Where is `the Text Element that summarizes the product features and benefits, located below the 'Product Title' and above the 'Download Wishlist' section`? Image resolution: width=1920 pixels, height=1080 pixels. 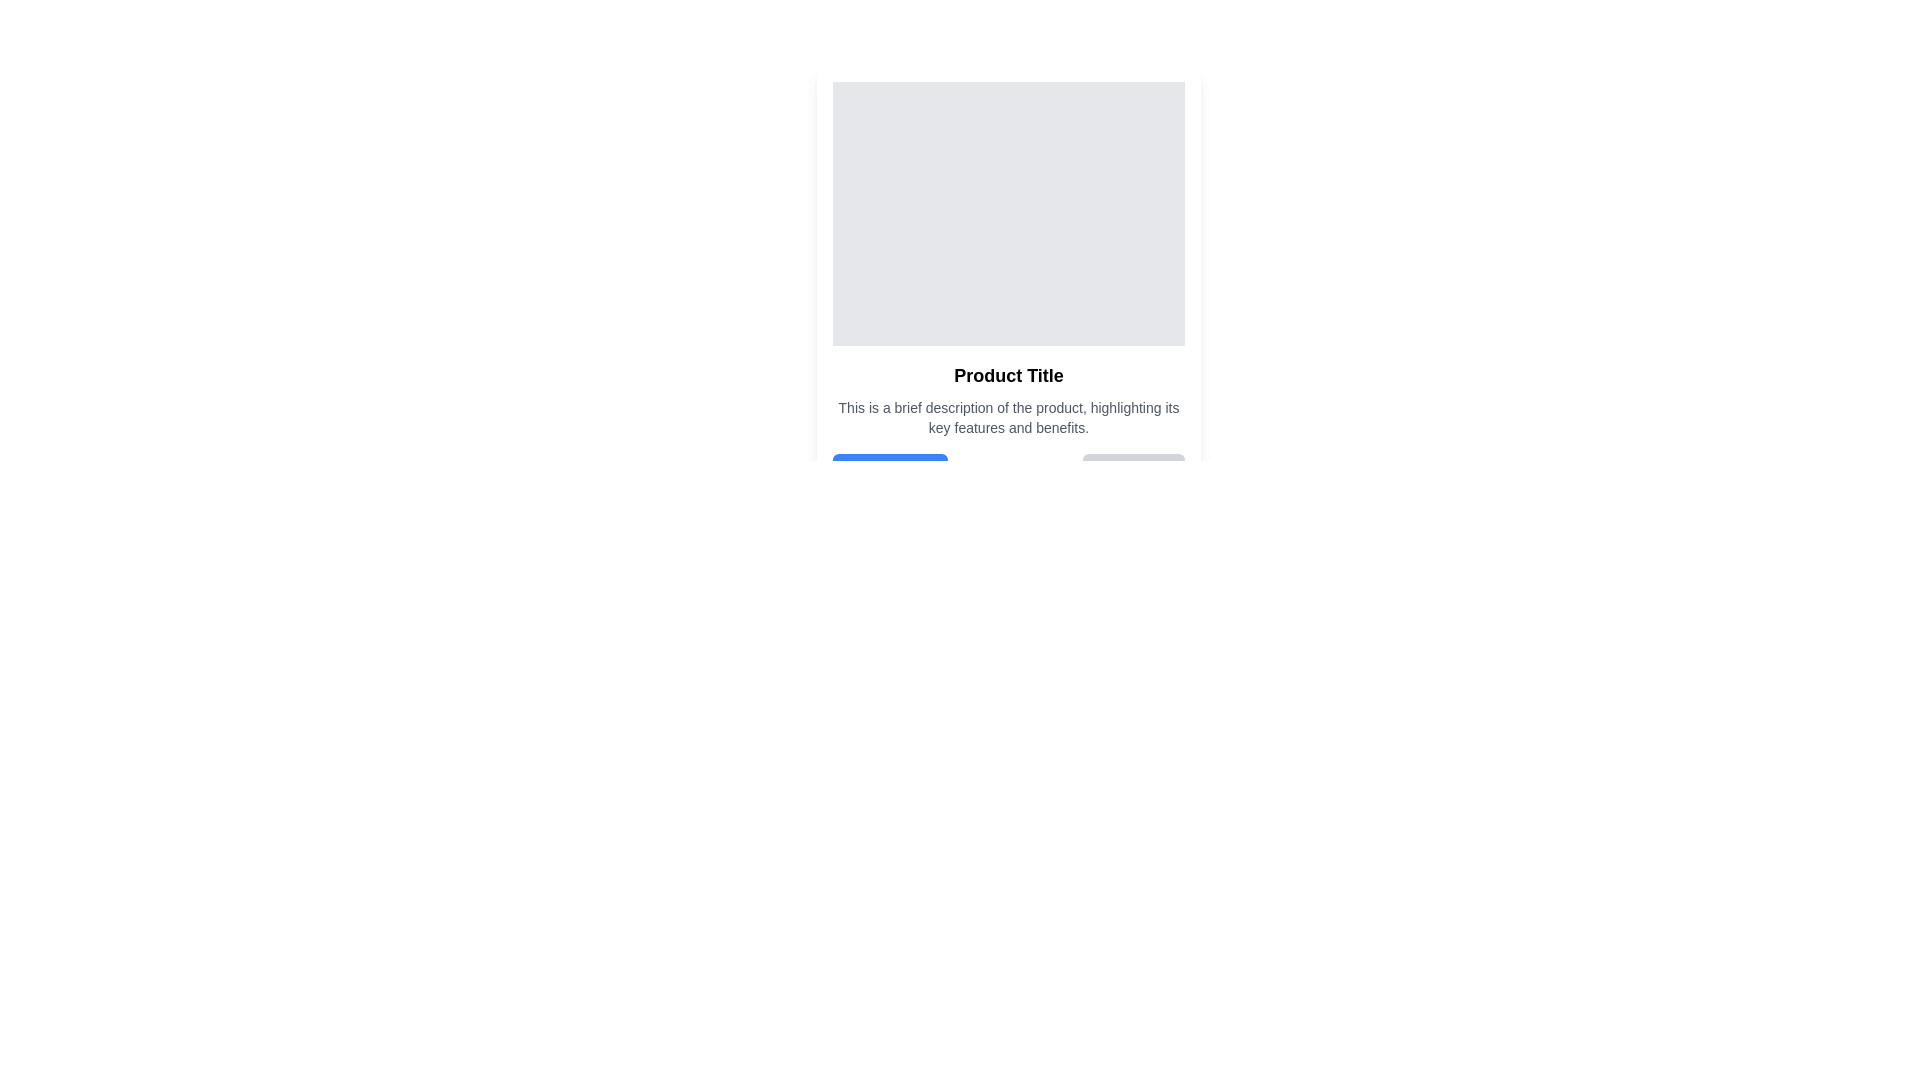 the Text Element that summarizes the product features and benefits, located below the 'Product Title' and above the 'Download Wishlist' section is located at coordinates (1008, 416).